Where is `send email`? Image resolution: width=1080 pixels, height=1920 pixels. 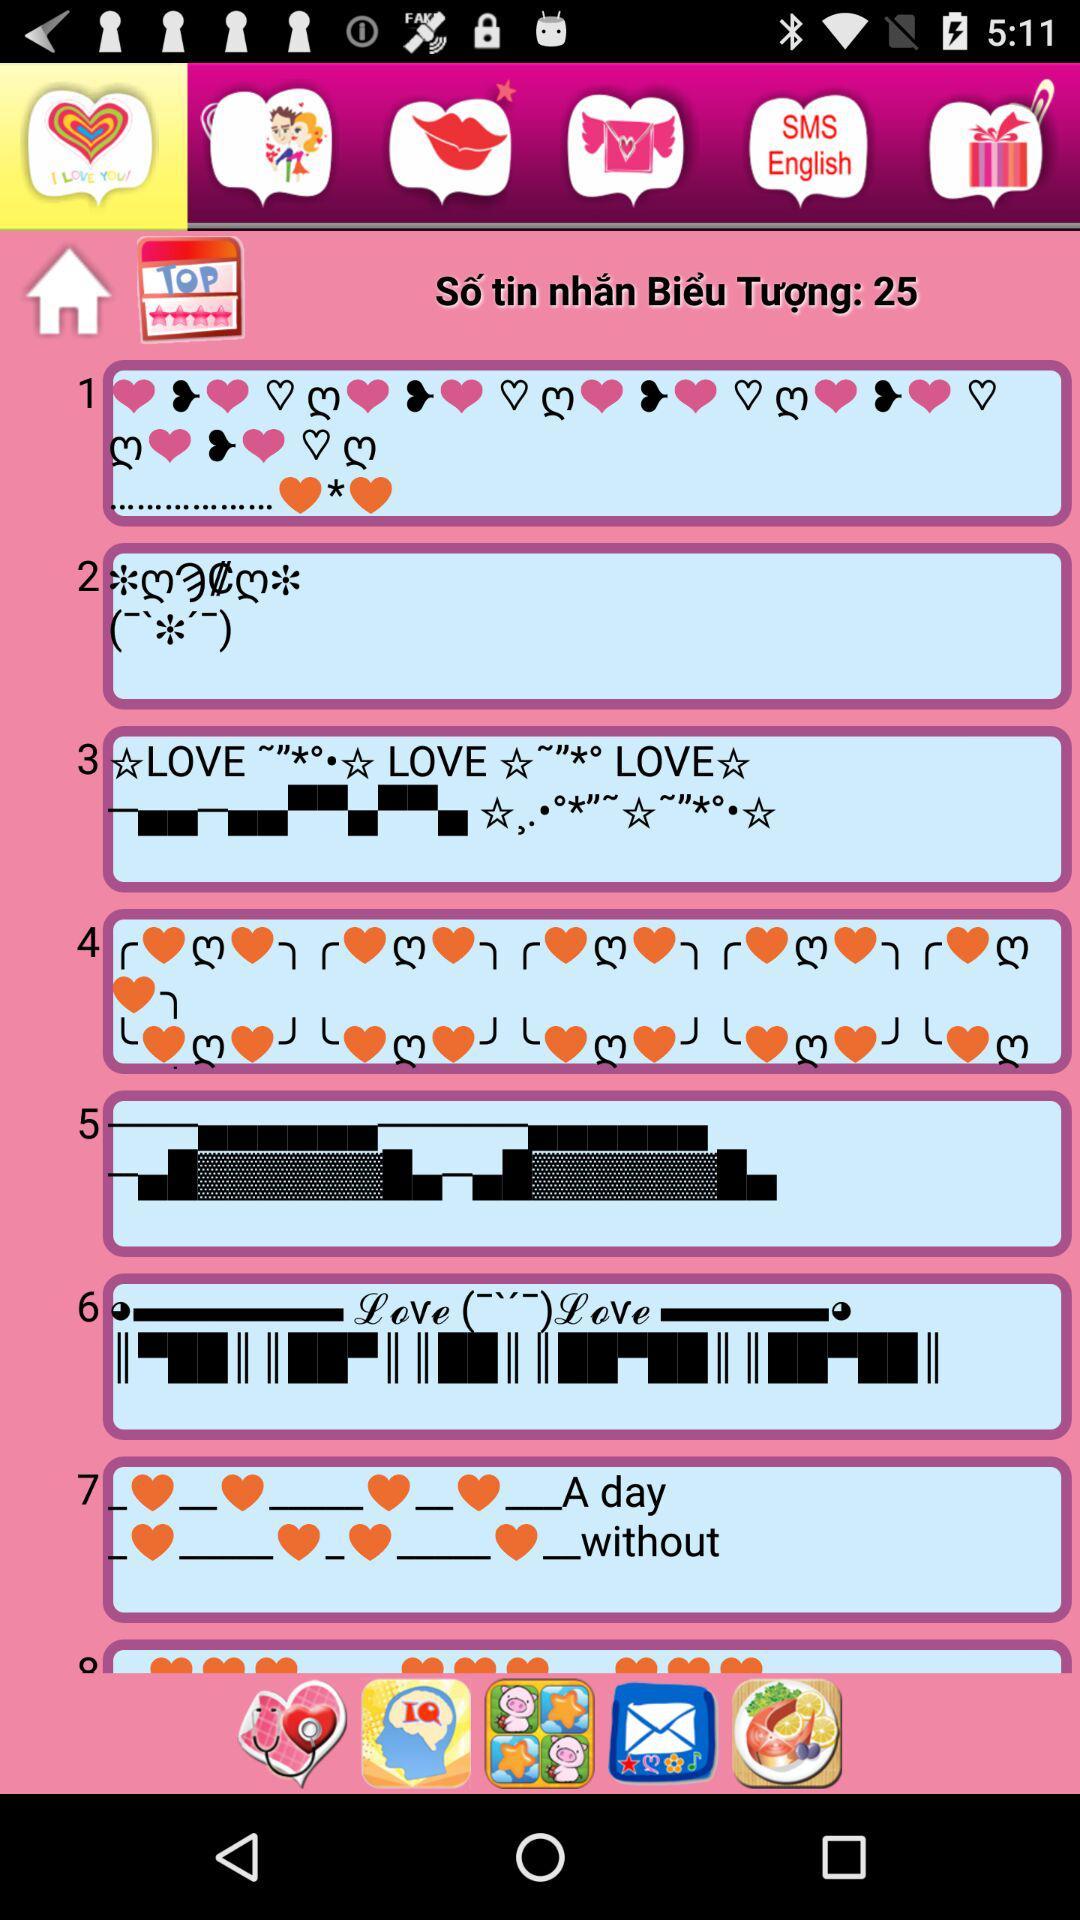
send email is located at coordinates (663, 1732).